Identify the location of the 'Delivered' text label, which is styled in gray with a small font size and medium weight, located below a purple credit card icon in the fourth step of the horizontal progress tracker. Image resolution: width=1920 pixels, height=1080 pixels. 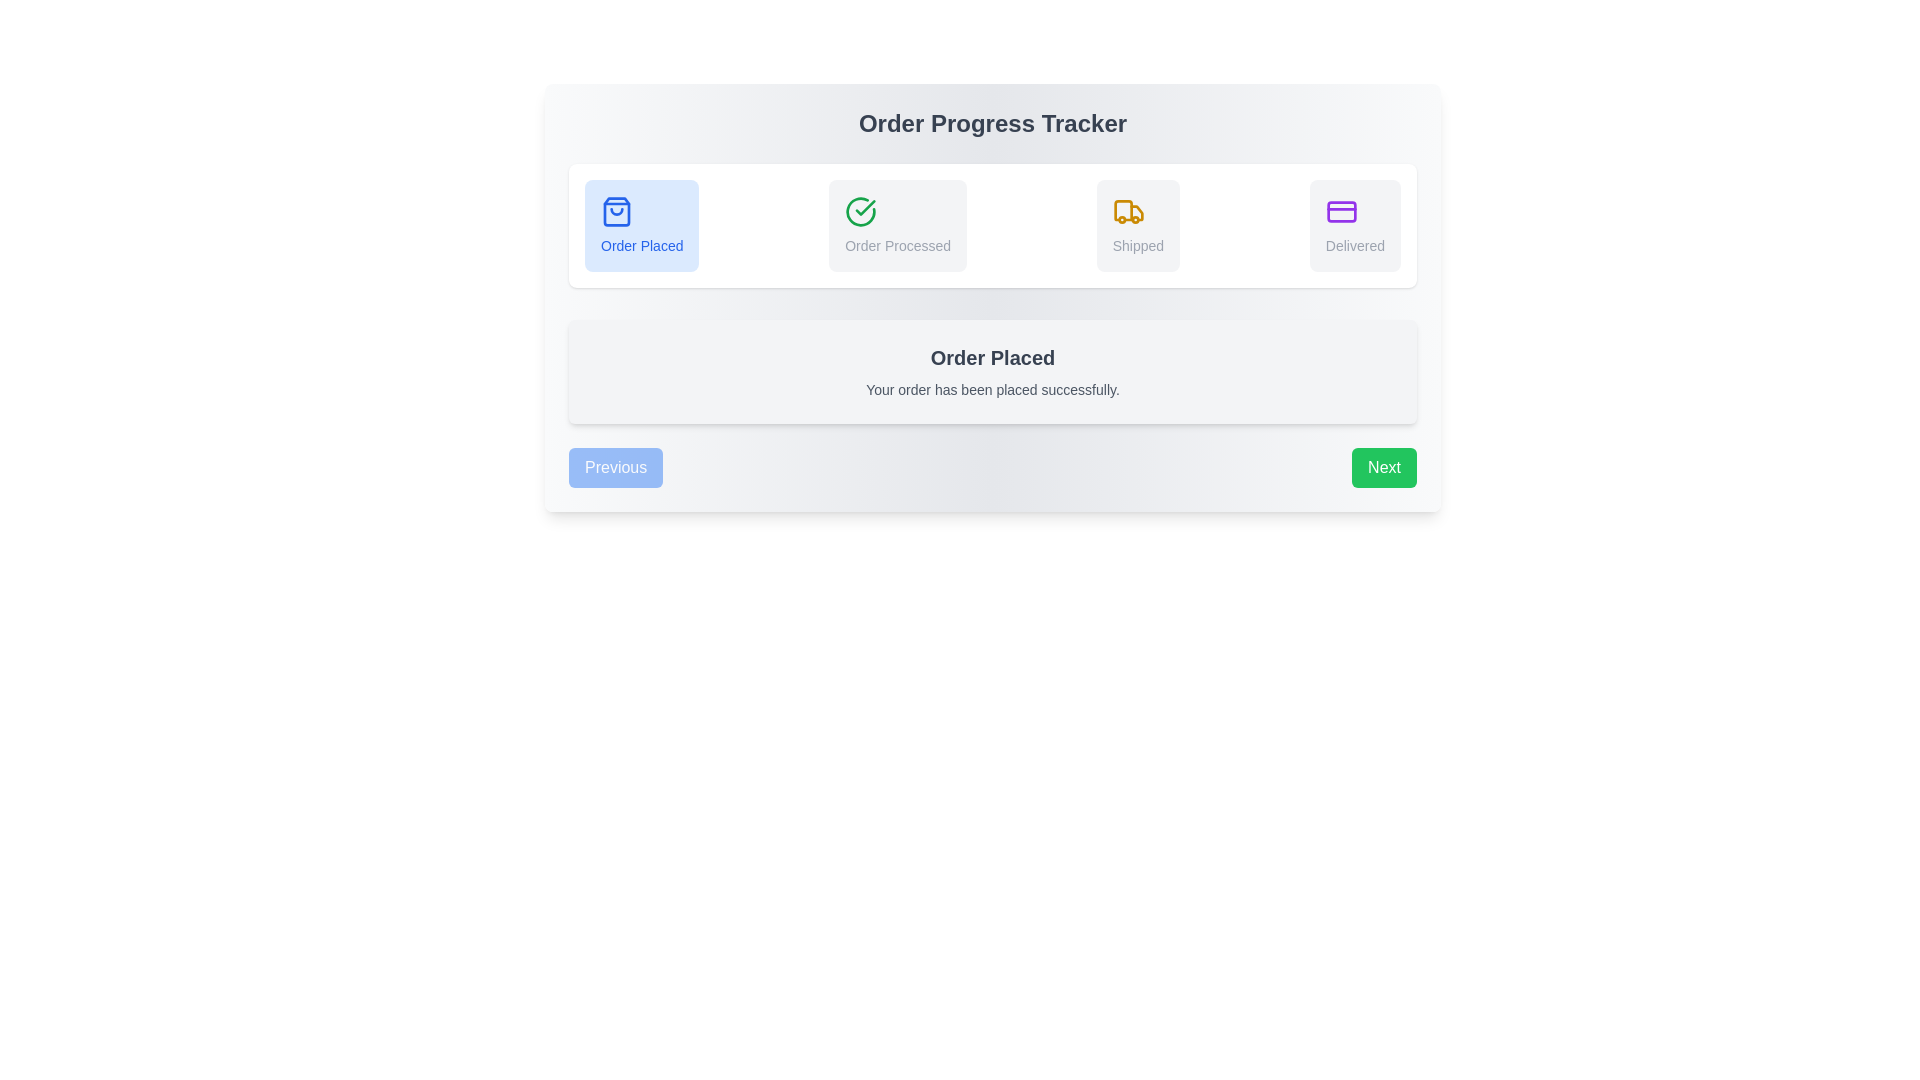
(1355, 245).